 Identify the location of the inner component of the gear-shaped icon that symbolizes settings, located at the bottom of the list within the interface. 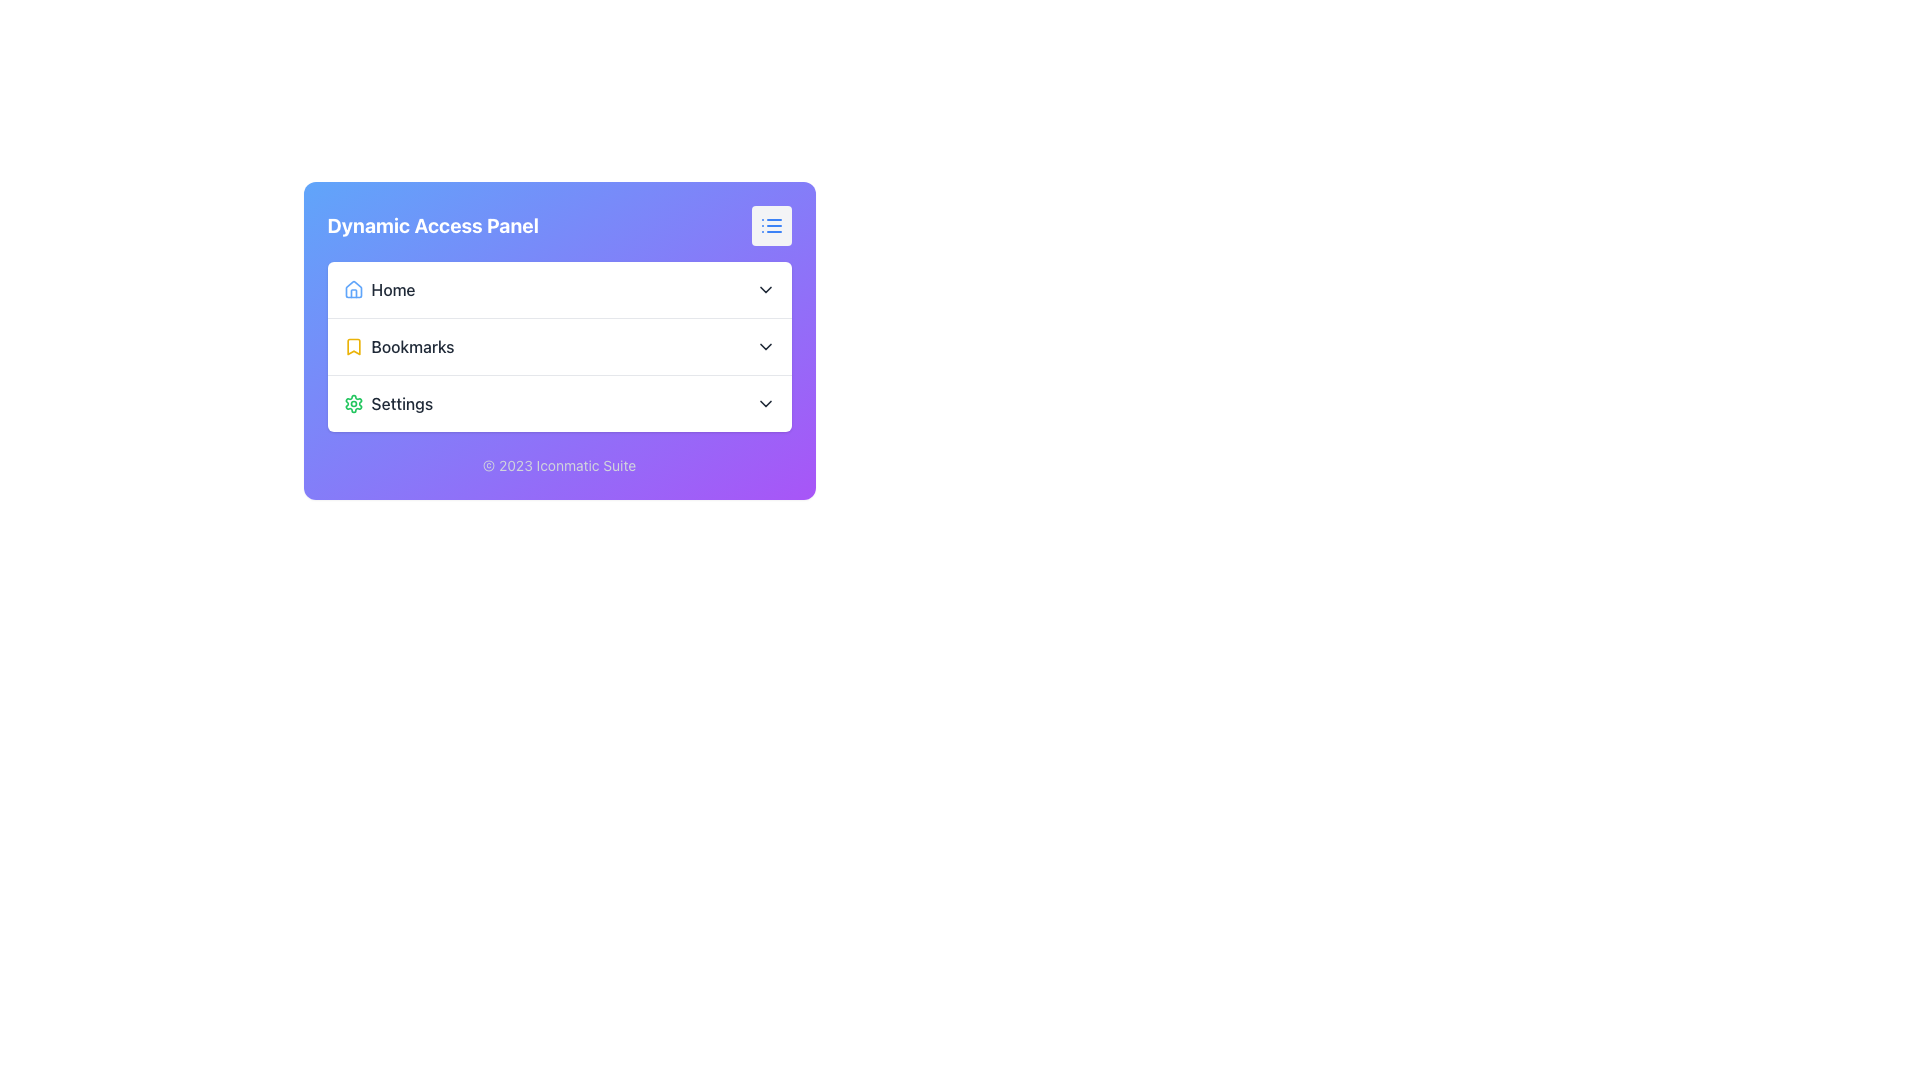
(353, 404).